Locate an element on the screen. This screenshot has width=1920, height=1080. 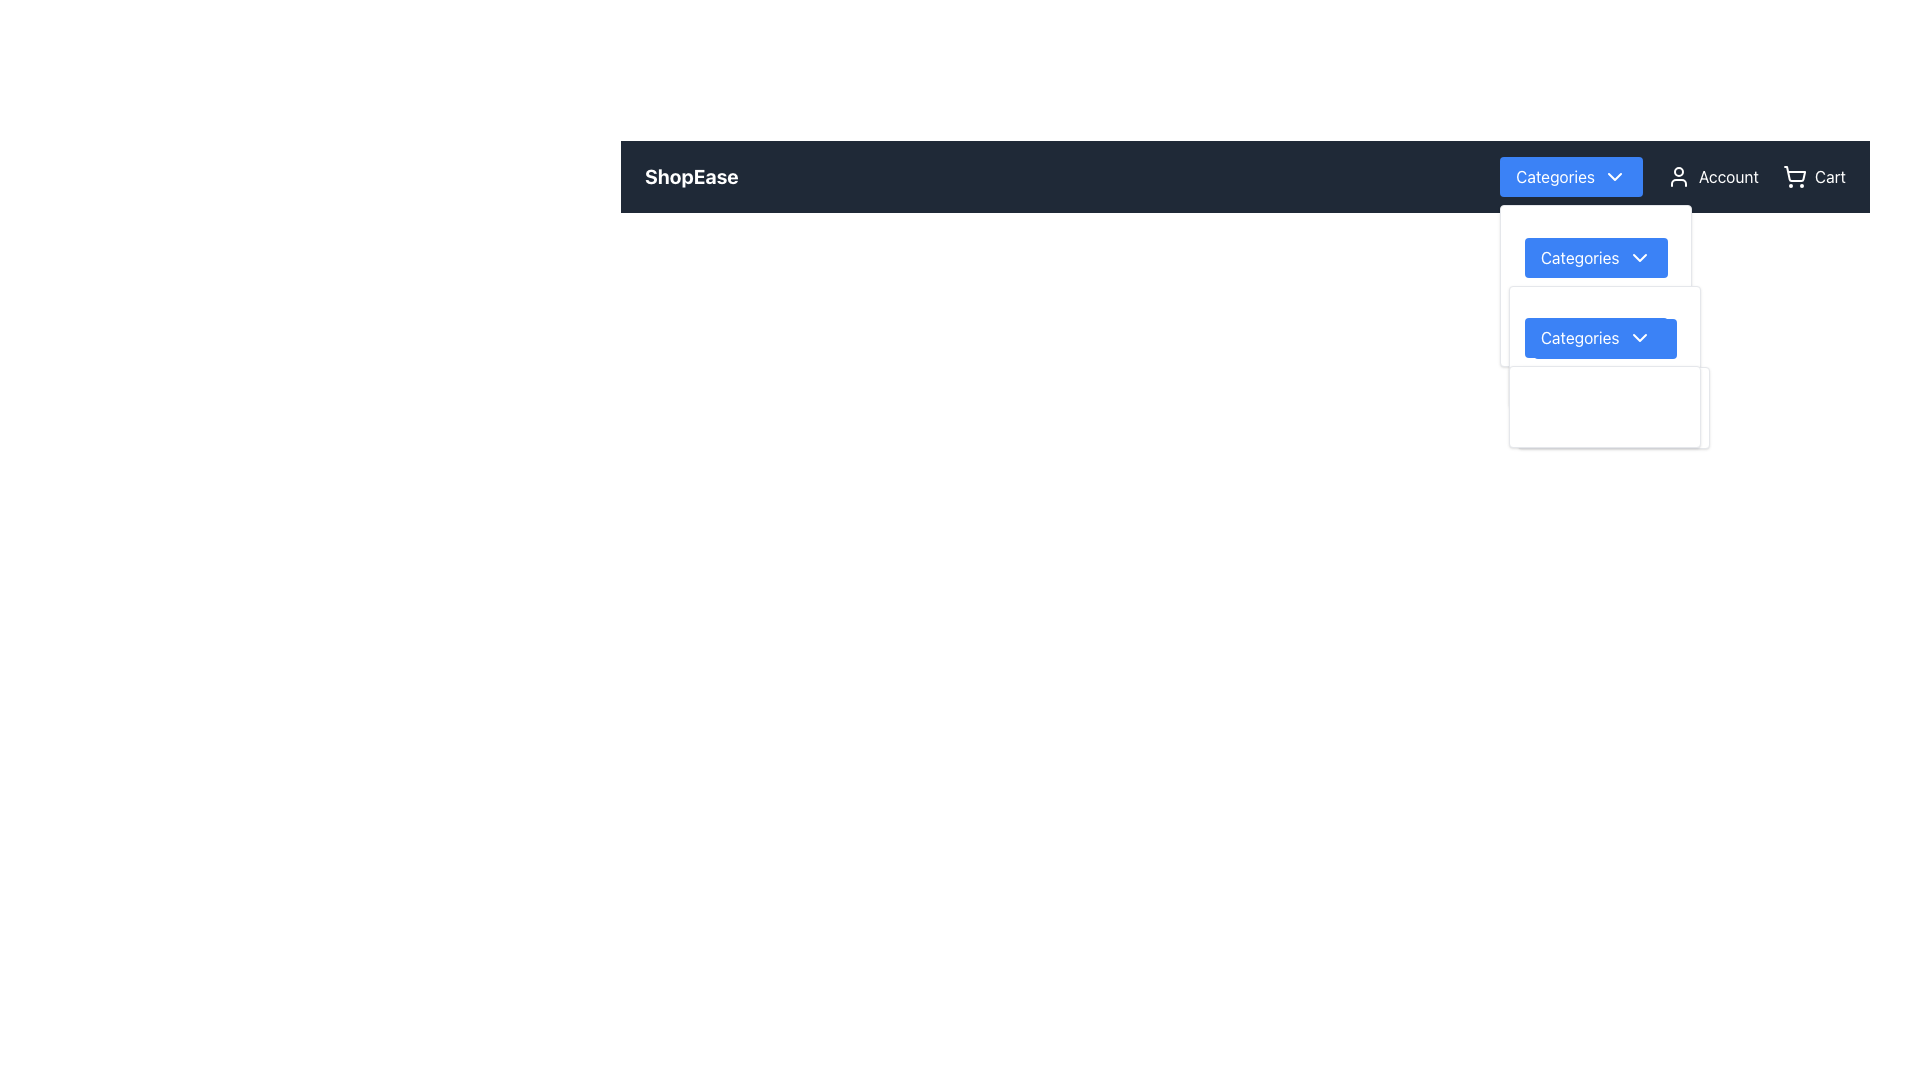
the user account SVG icon located to the left of the 'Account' text in the top navigation bar is located at coordinates (1678, 176).